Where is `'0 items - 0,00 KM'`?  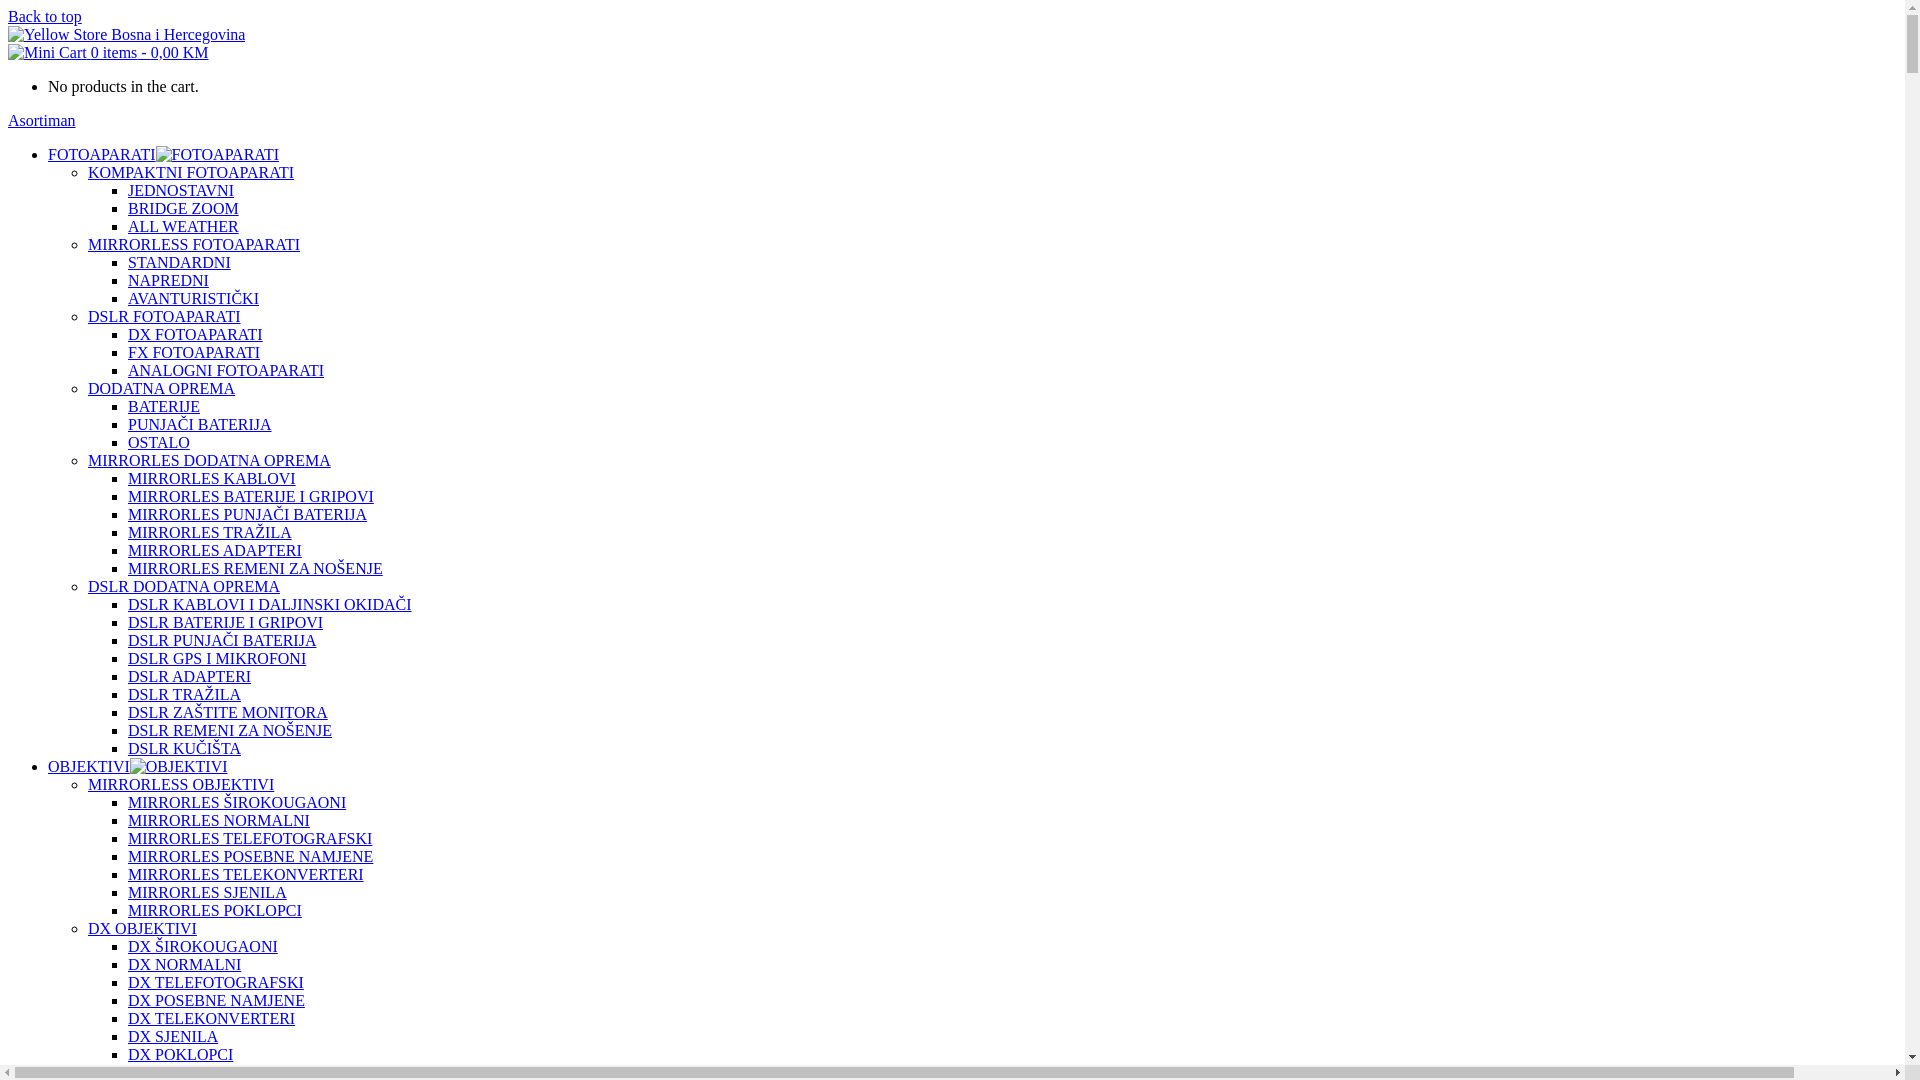 '0 items - 0,00 KM' is located at coordinates (107, 51).